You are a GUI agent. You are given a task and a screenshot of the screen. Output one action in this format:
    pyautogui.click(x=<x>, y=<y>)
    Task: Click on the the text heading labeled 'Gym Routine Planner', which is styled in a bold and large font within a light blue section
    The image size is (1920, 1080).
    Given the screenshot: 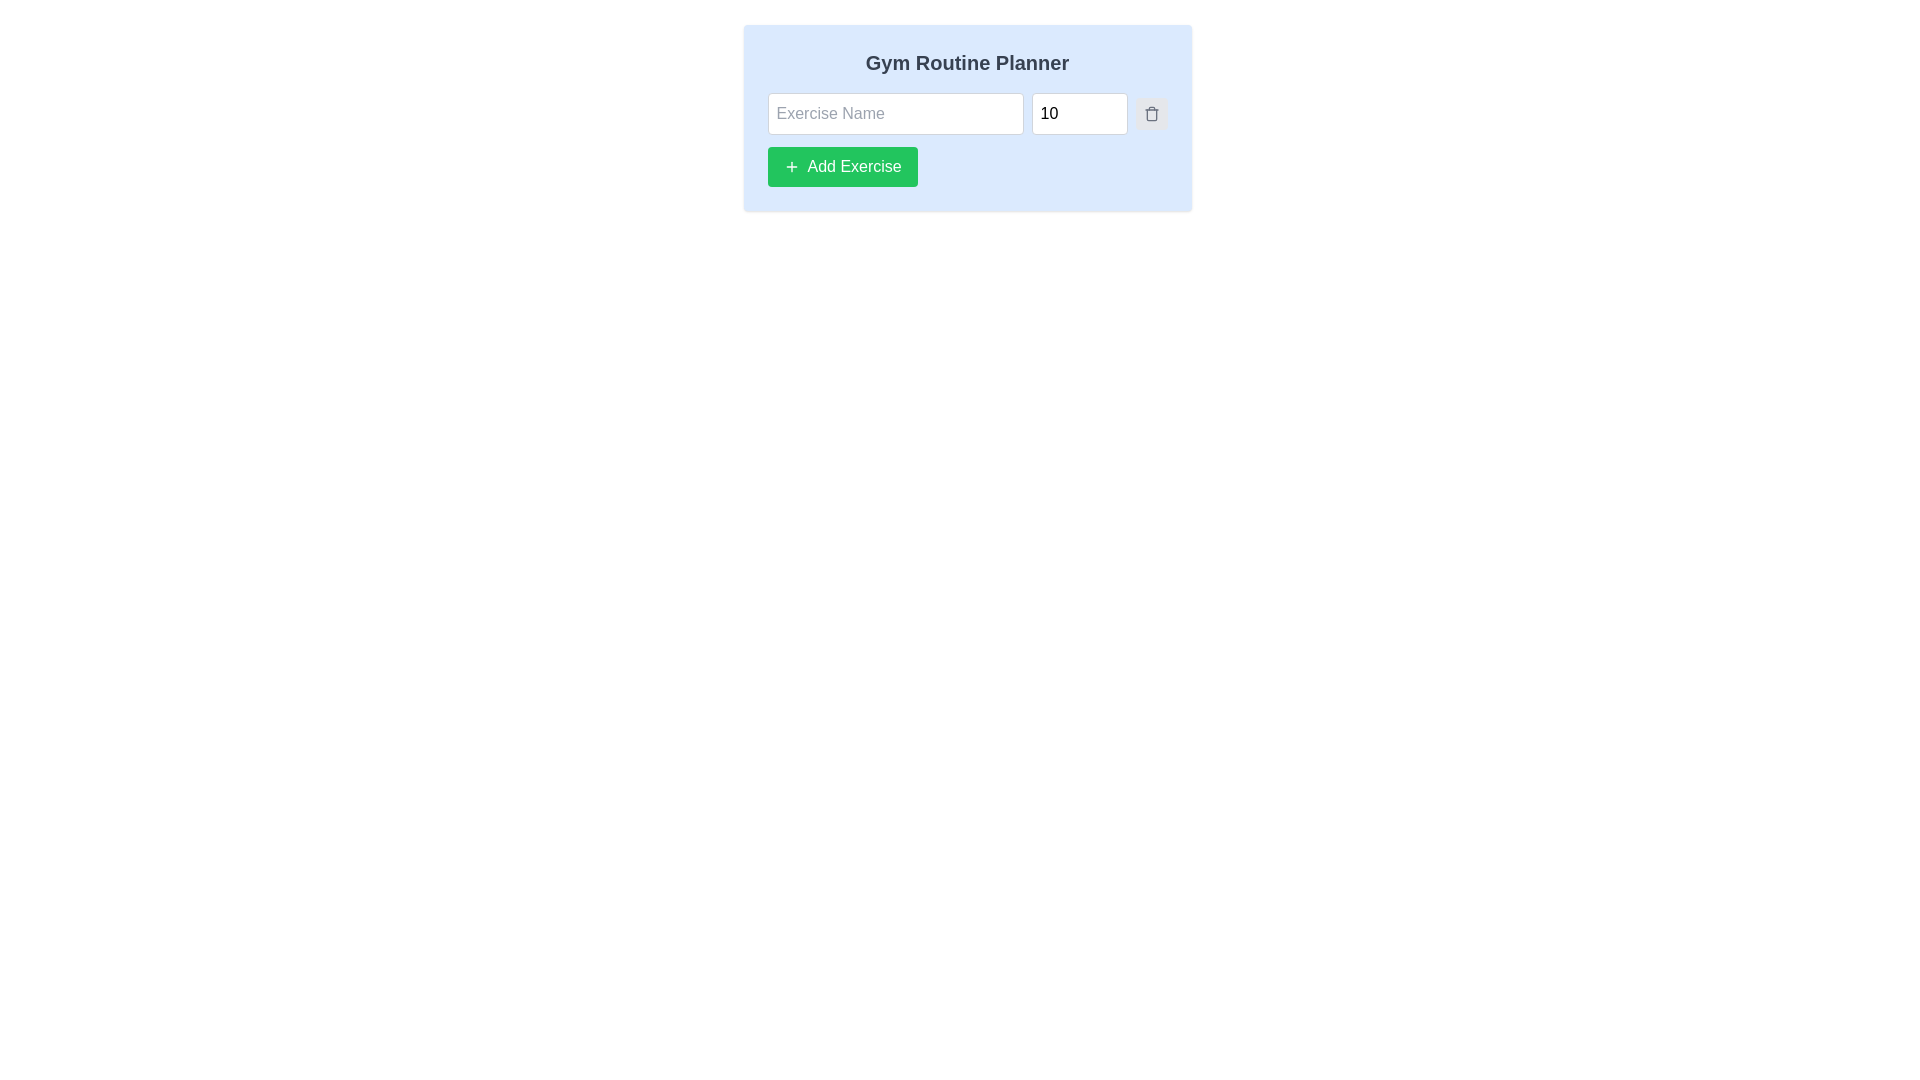 What is the action you would take?
    pyautogui.click(x=967, y=61)
    